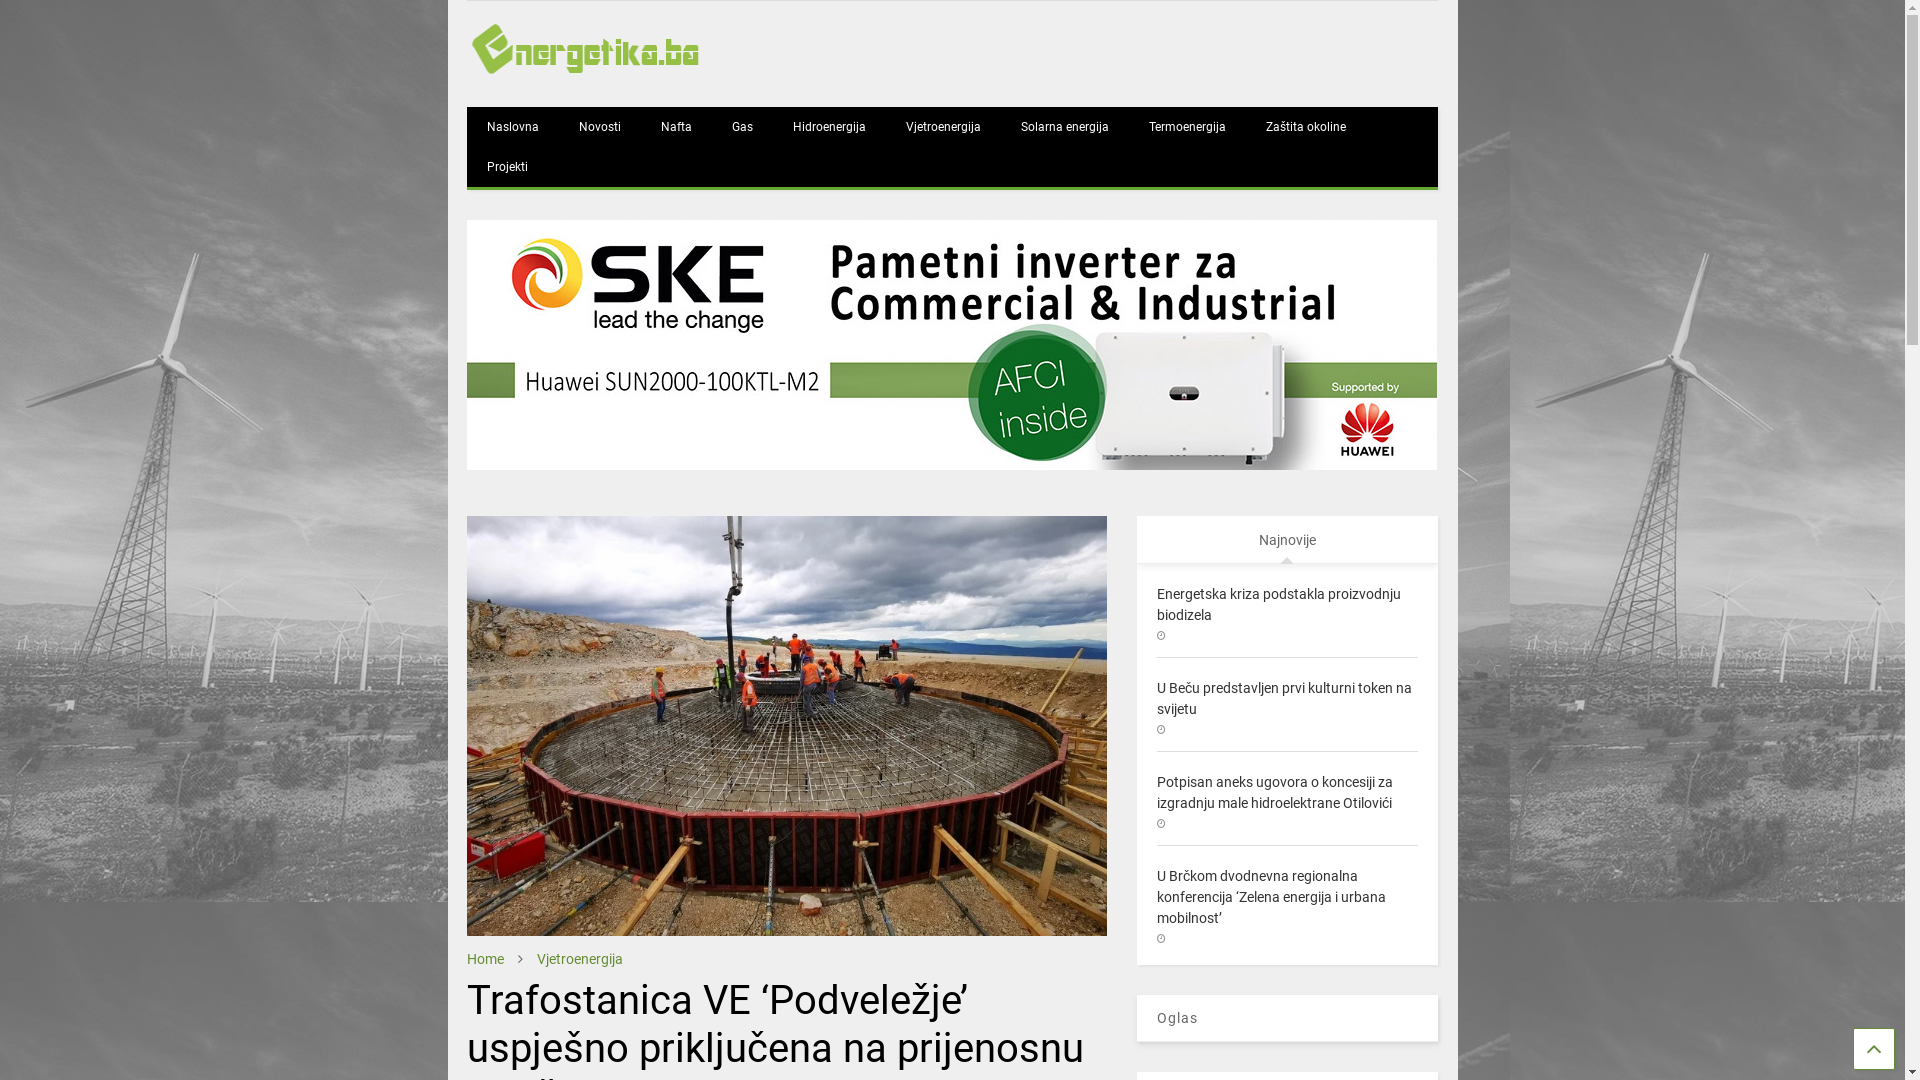  What do you see at coordinates (465, 71) in the screenshot?
I see `'Energetika.ba'` at bounding box center [465, 71].